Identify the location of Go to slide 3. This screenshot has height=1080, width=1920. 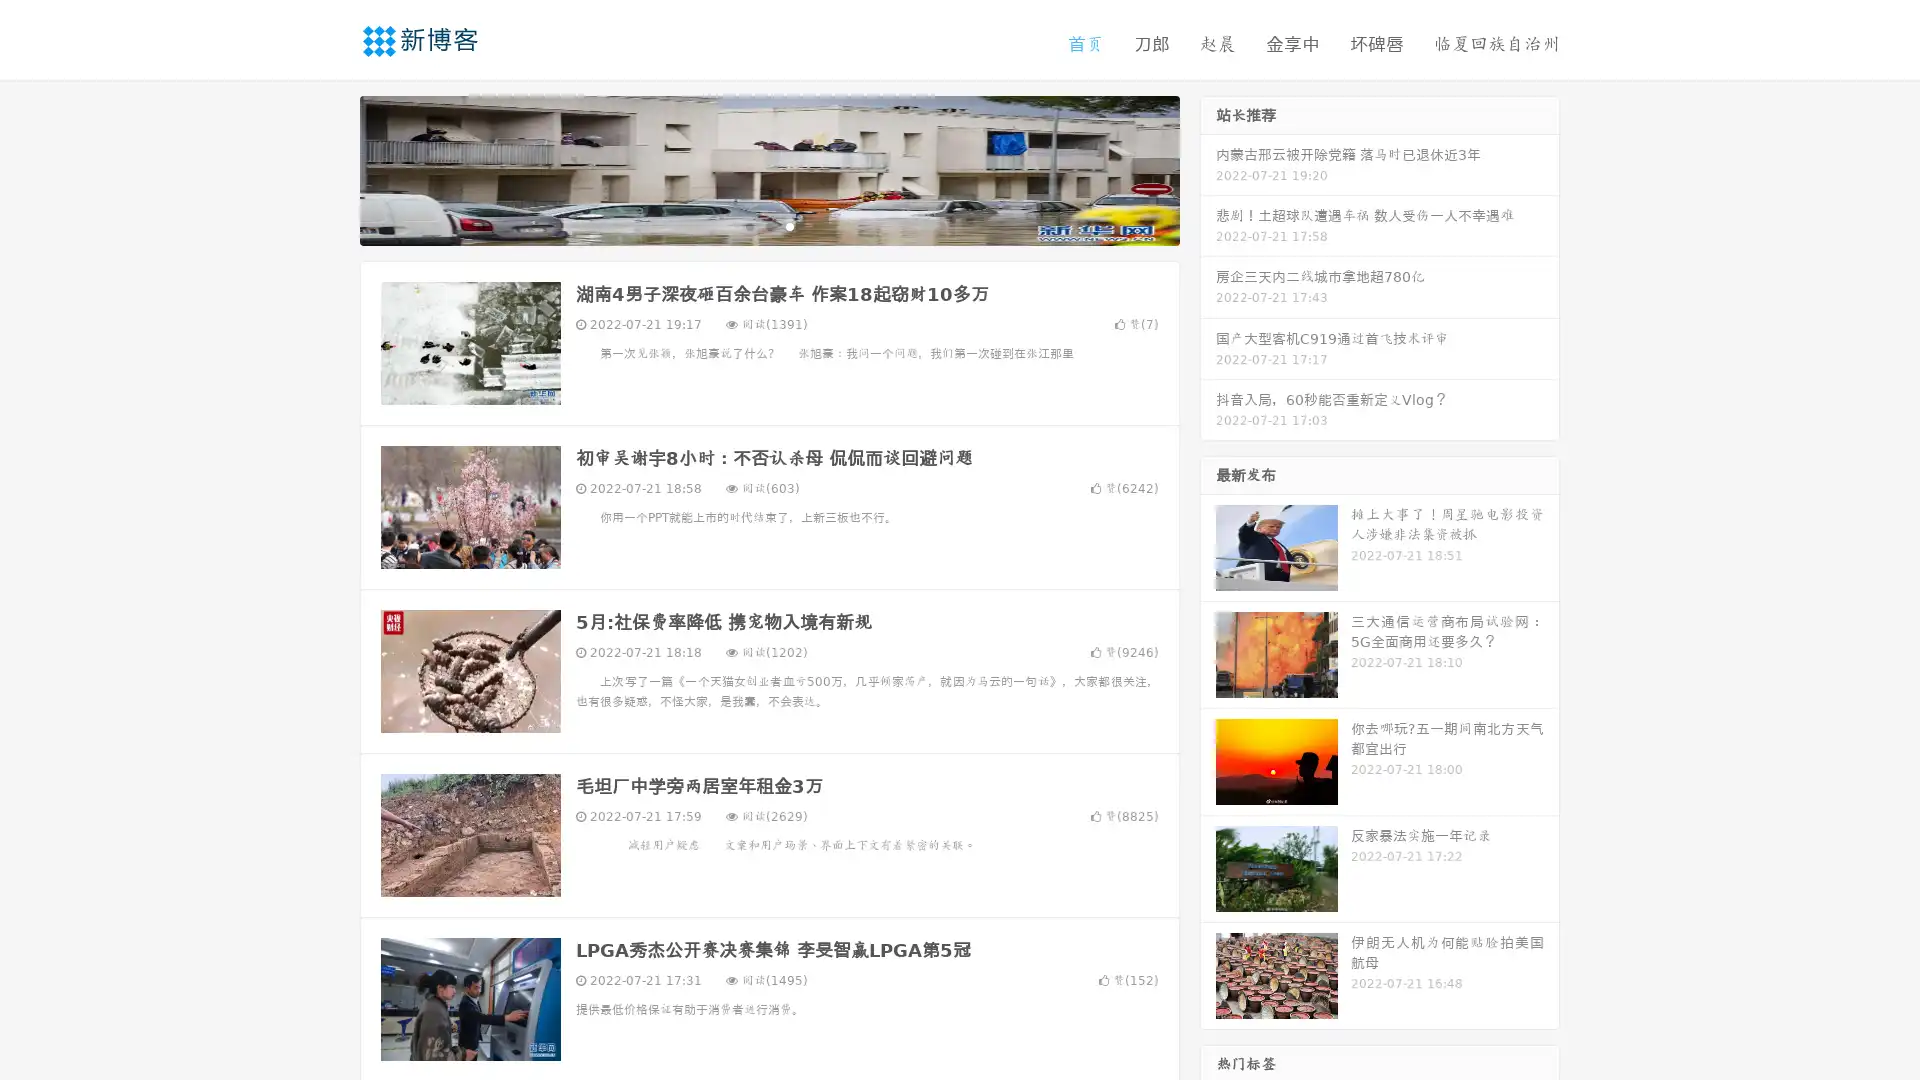
(789, 225).